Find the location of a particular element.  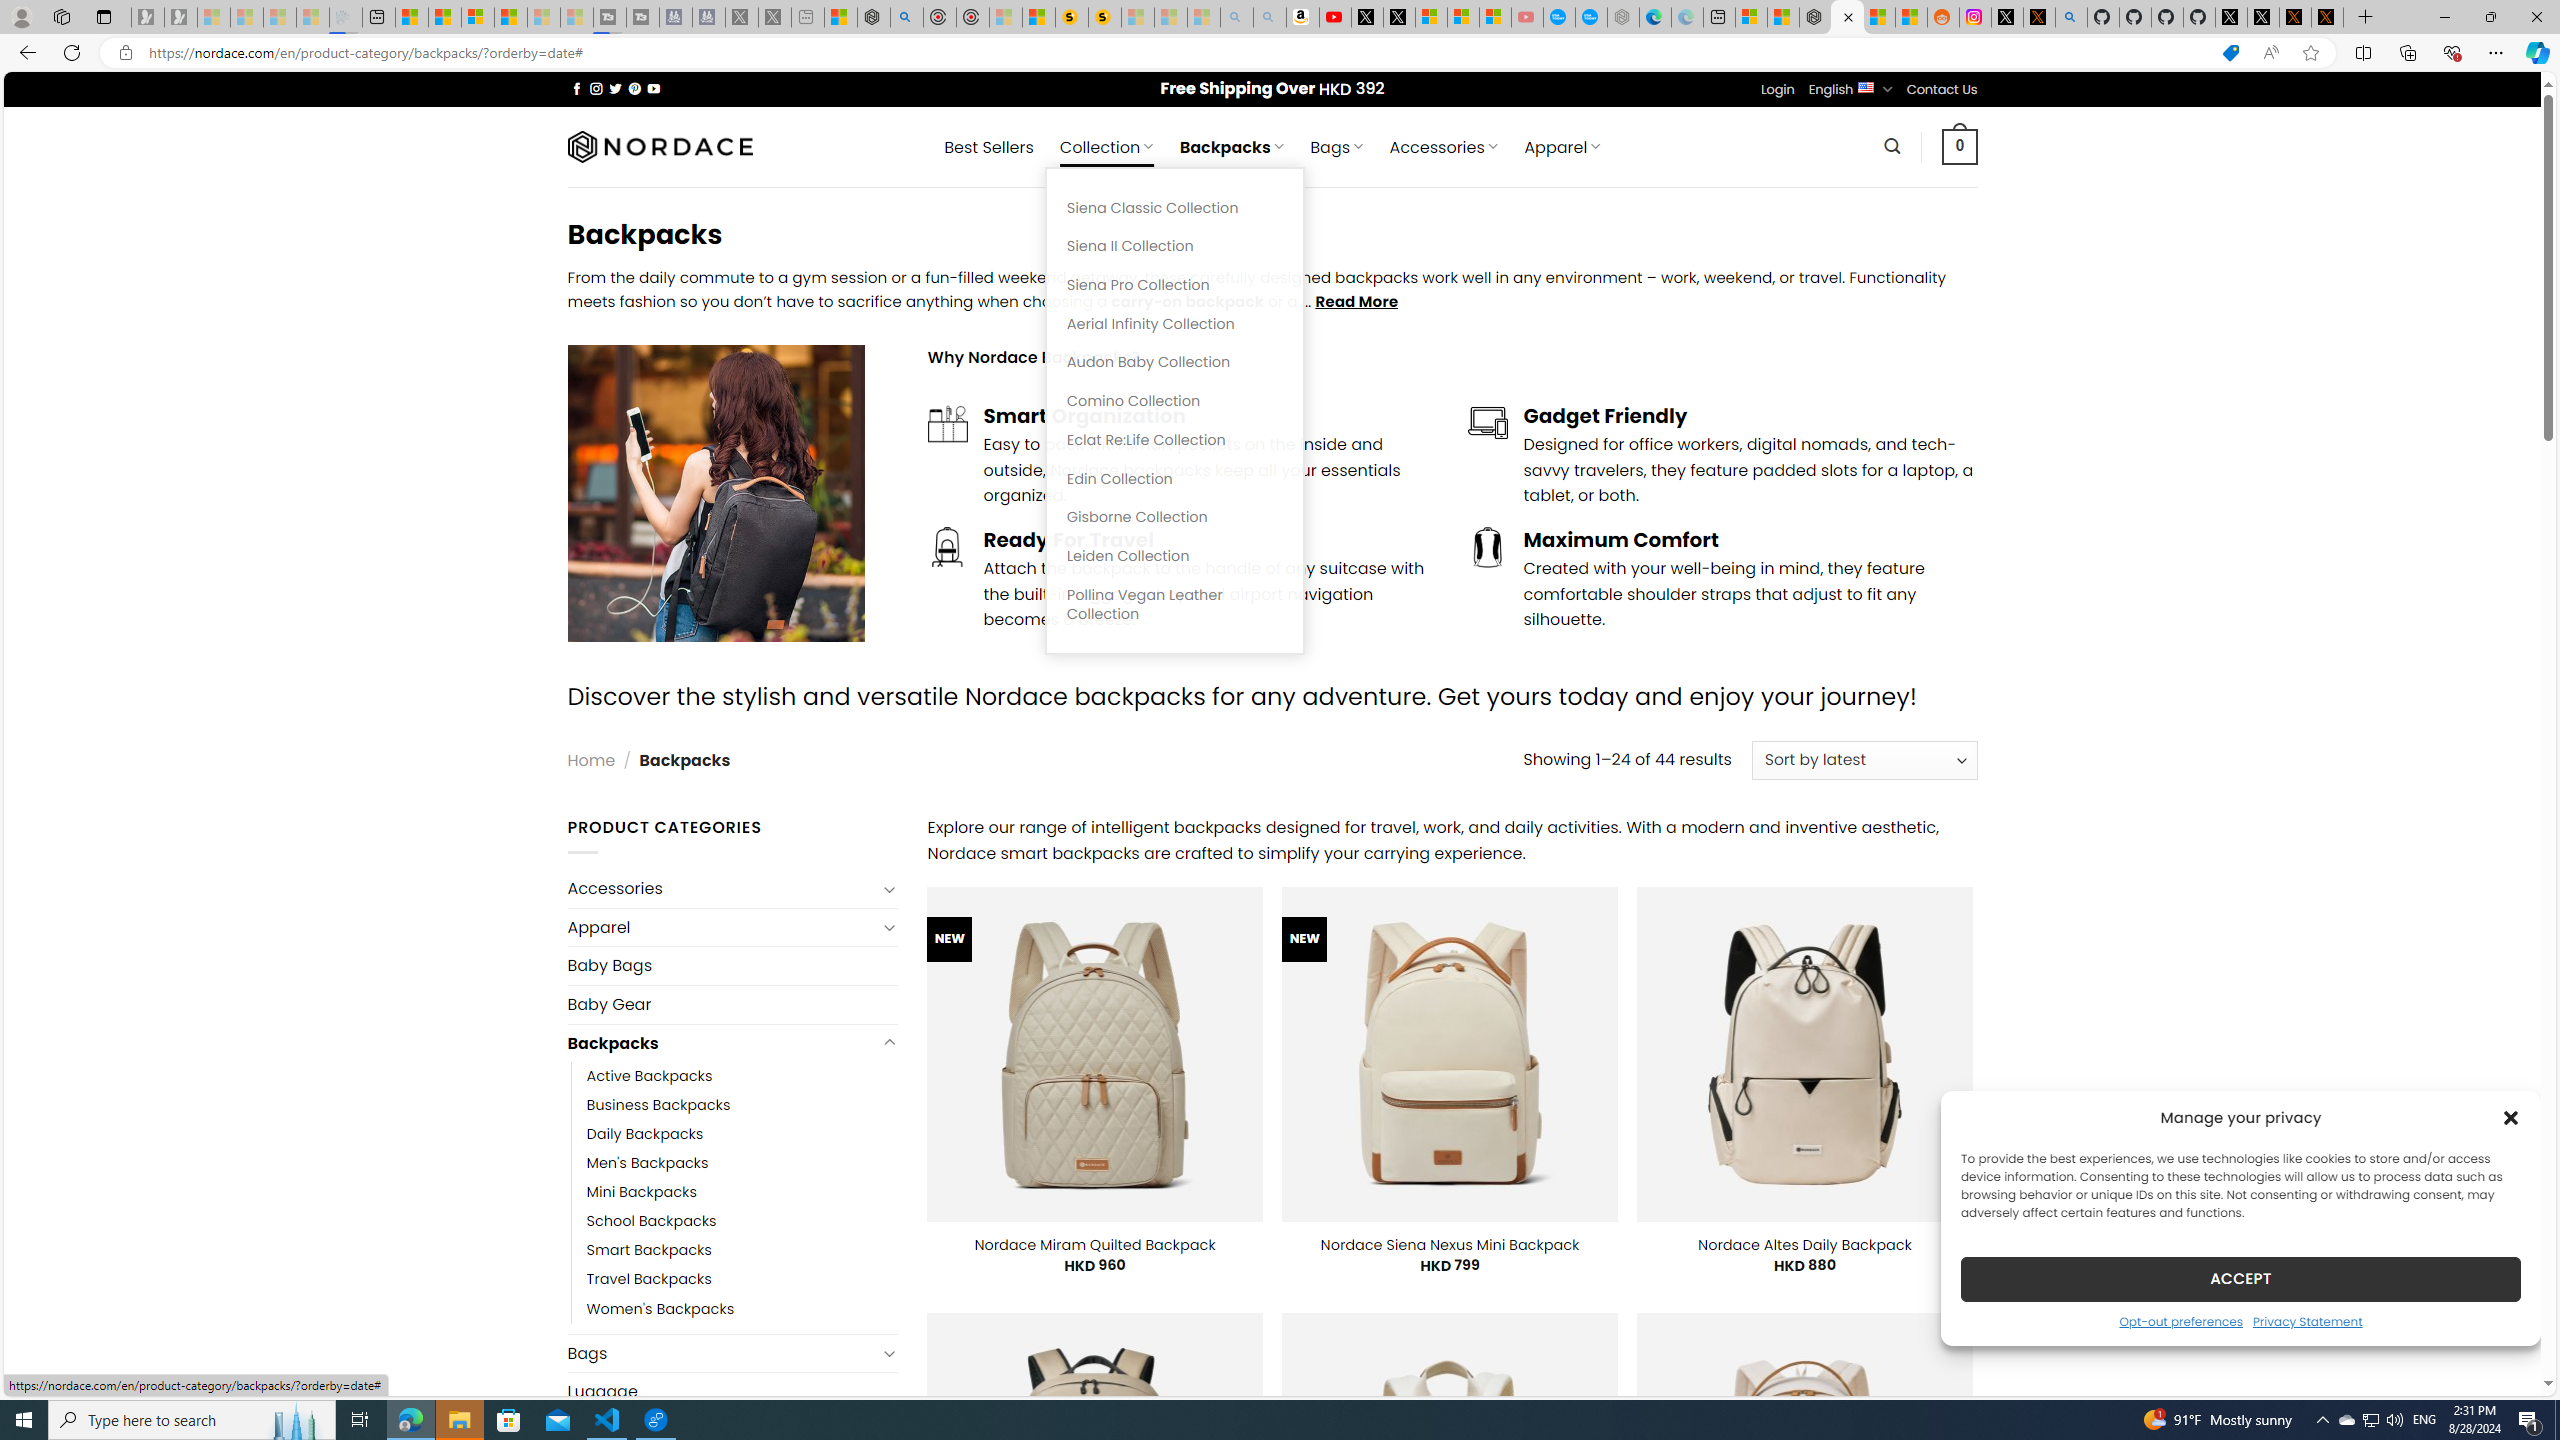

'Baby Bags' is located at coordinates (731, 965).